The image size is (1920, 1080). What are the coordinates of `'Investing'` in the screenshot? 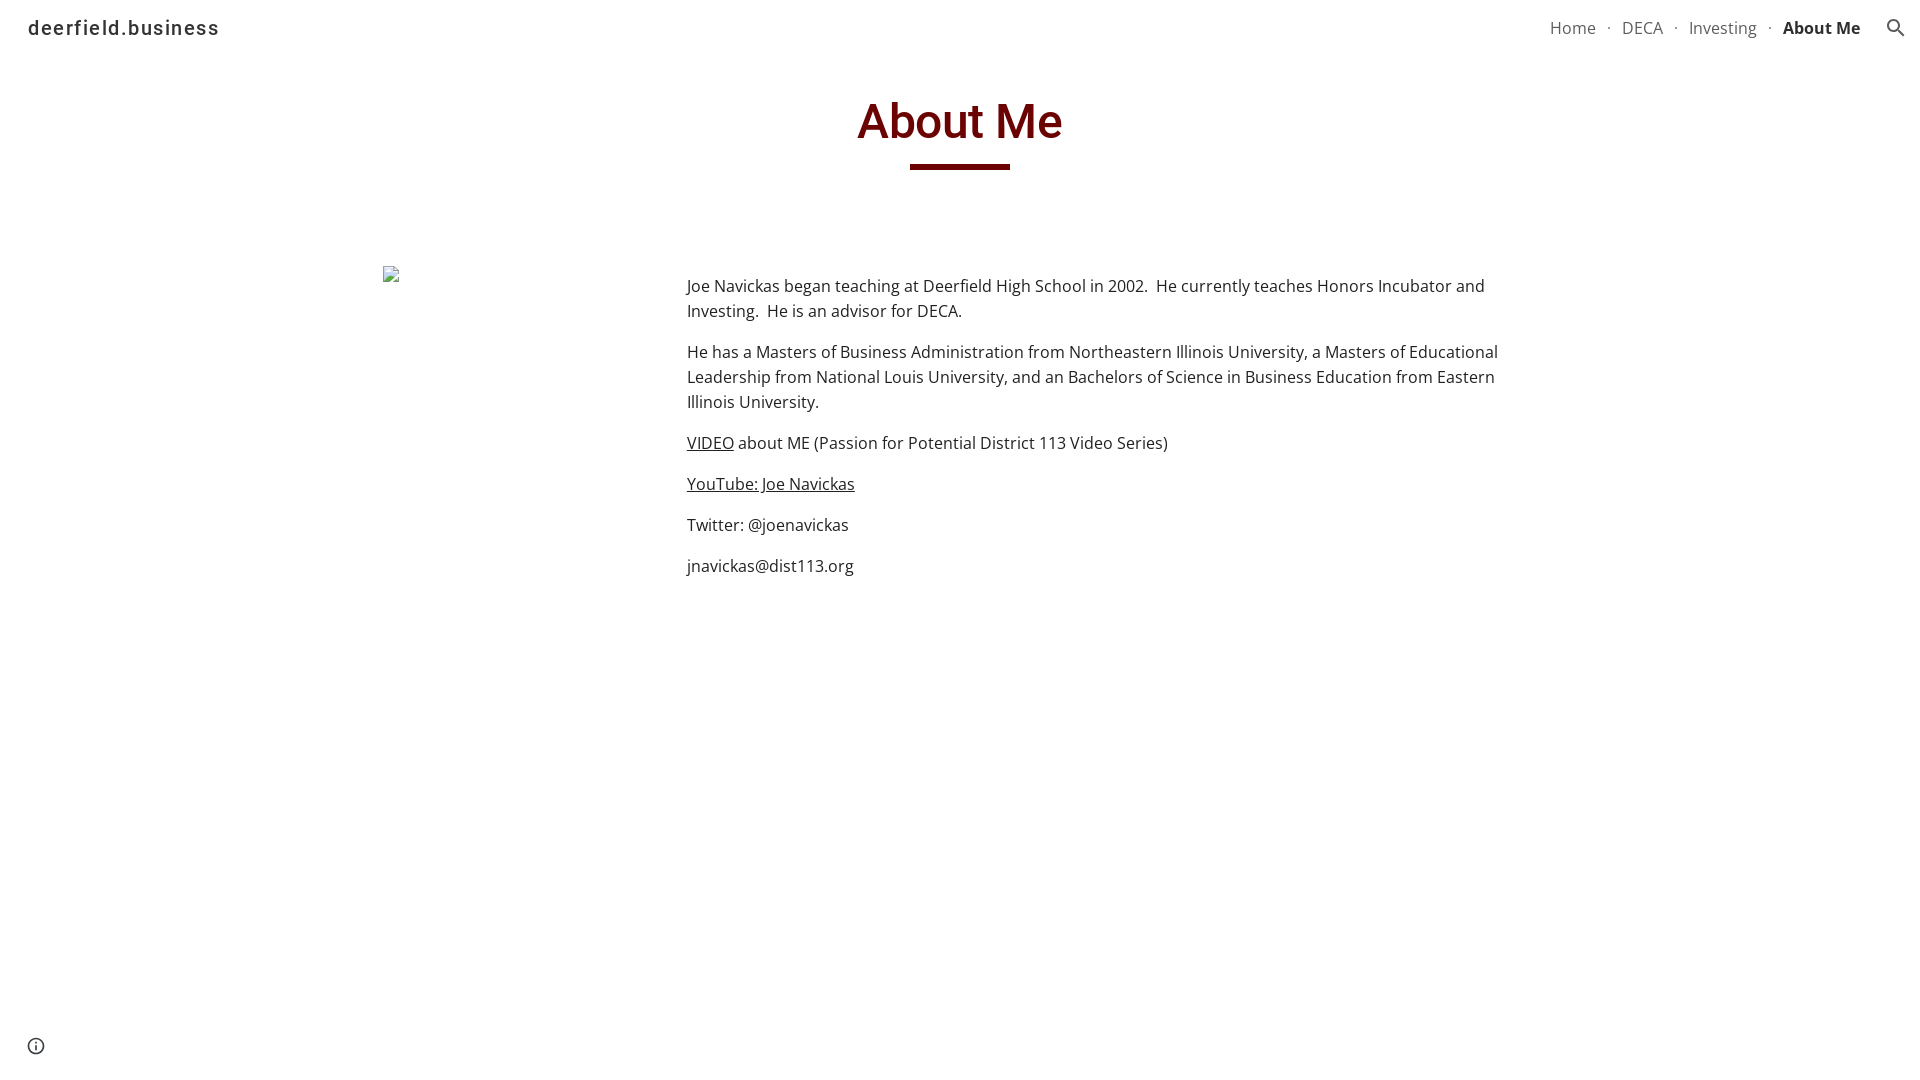 It's located at (1688, 27).